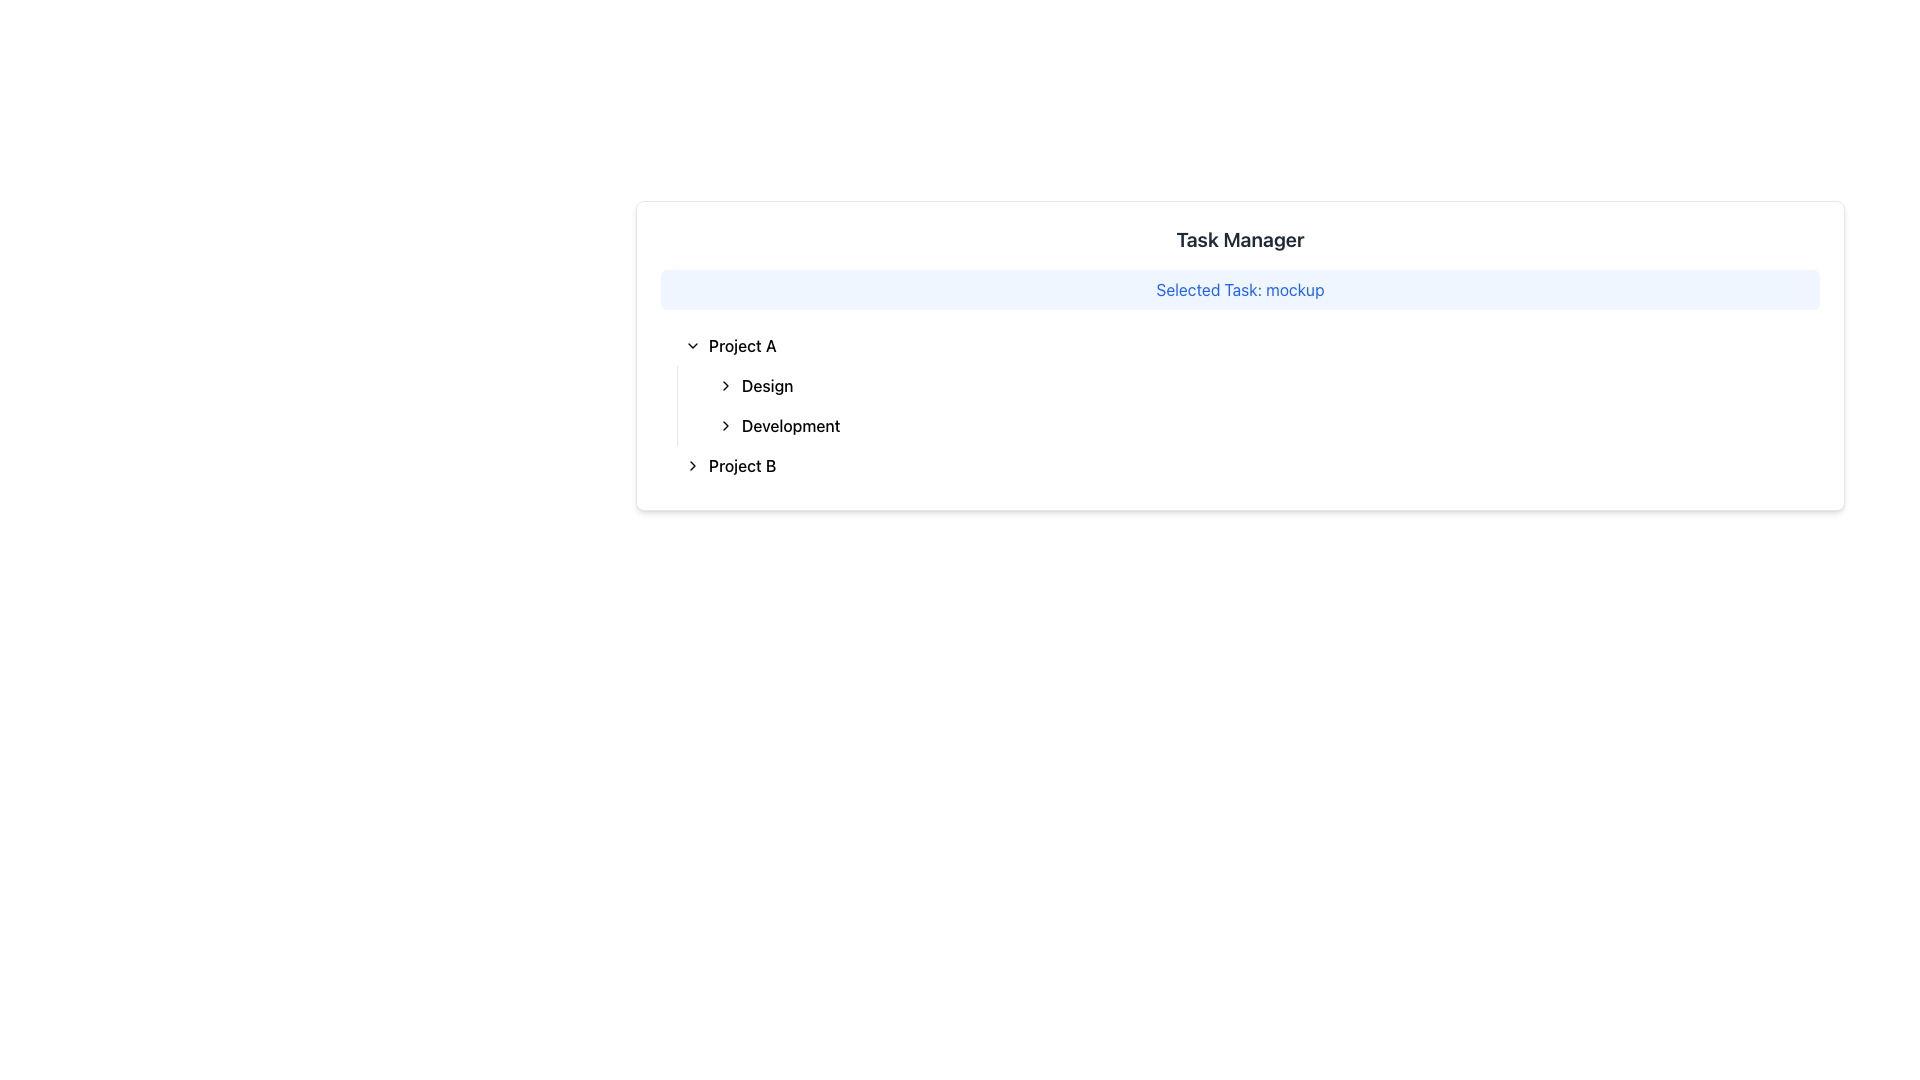 The height and width of the screenshot is (1080, 1920). Describe the element at coordinates (724, 424) in the screenshot. I see `the right-pointing chevron icon located to the left of the 'Development' text in the list interface` at that location.